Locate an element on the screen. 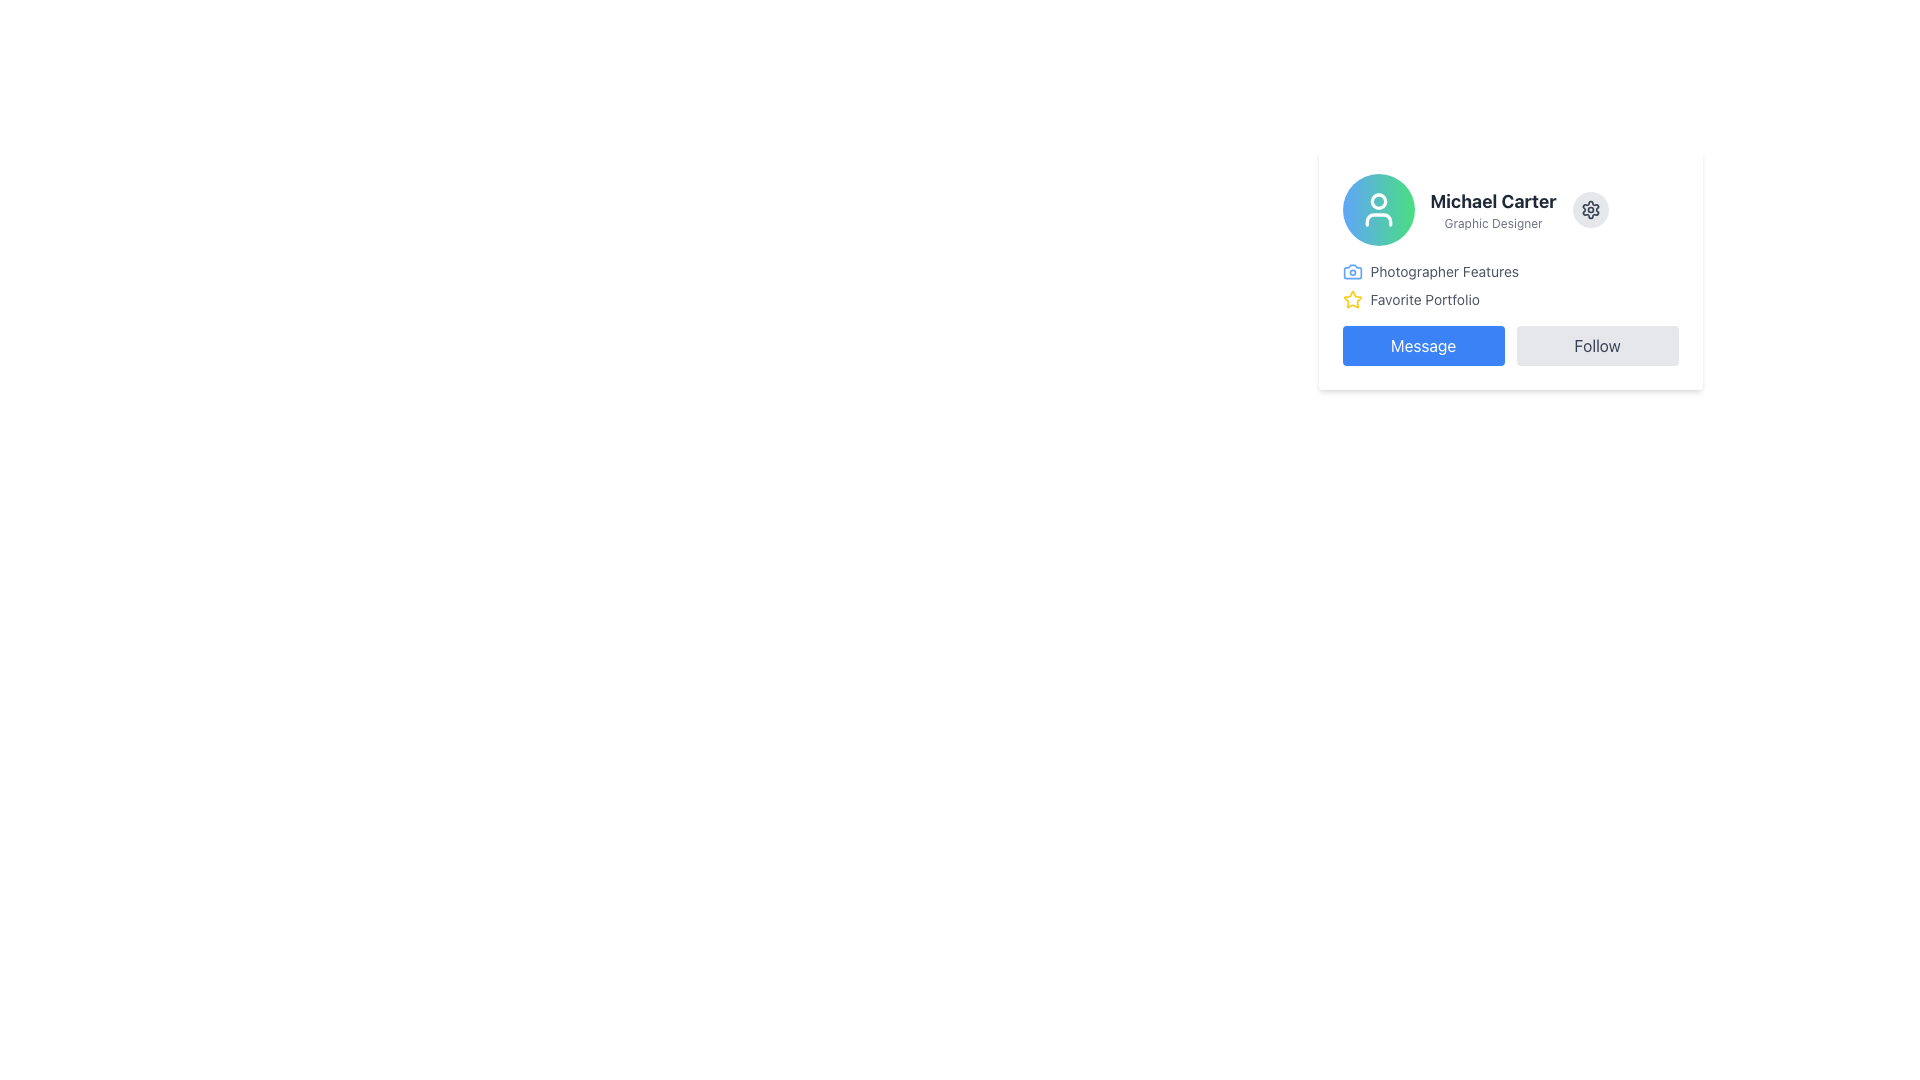 The width and height of the screenshot is (1920, 1080). the favorite indicator icon located to the left of the 'Favorite Portfolio' text in the profile card is located at coordinates (1352, 299).